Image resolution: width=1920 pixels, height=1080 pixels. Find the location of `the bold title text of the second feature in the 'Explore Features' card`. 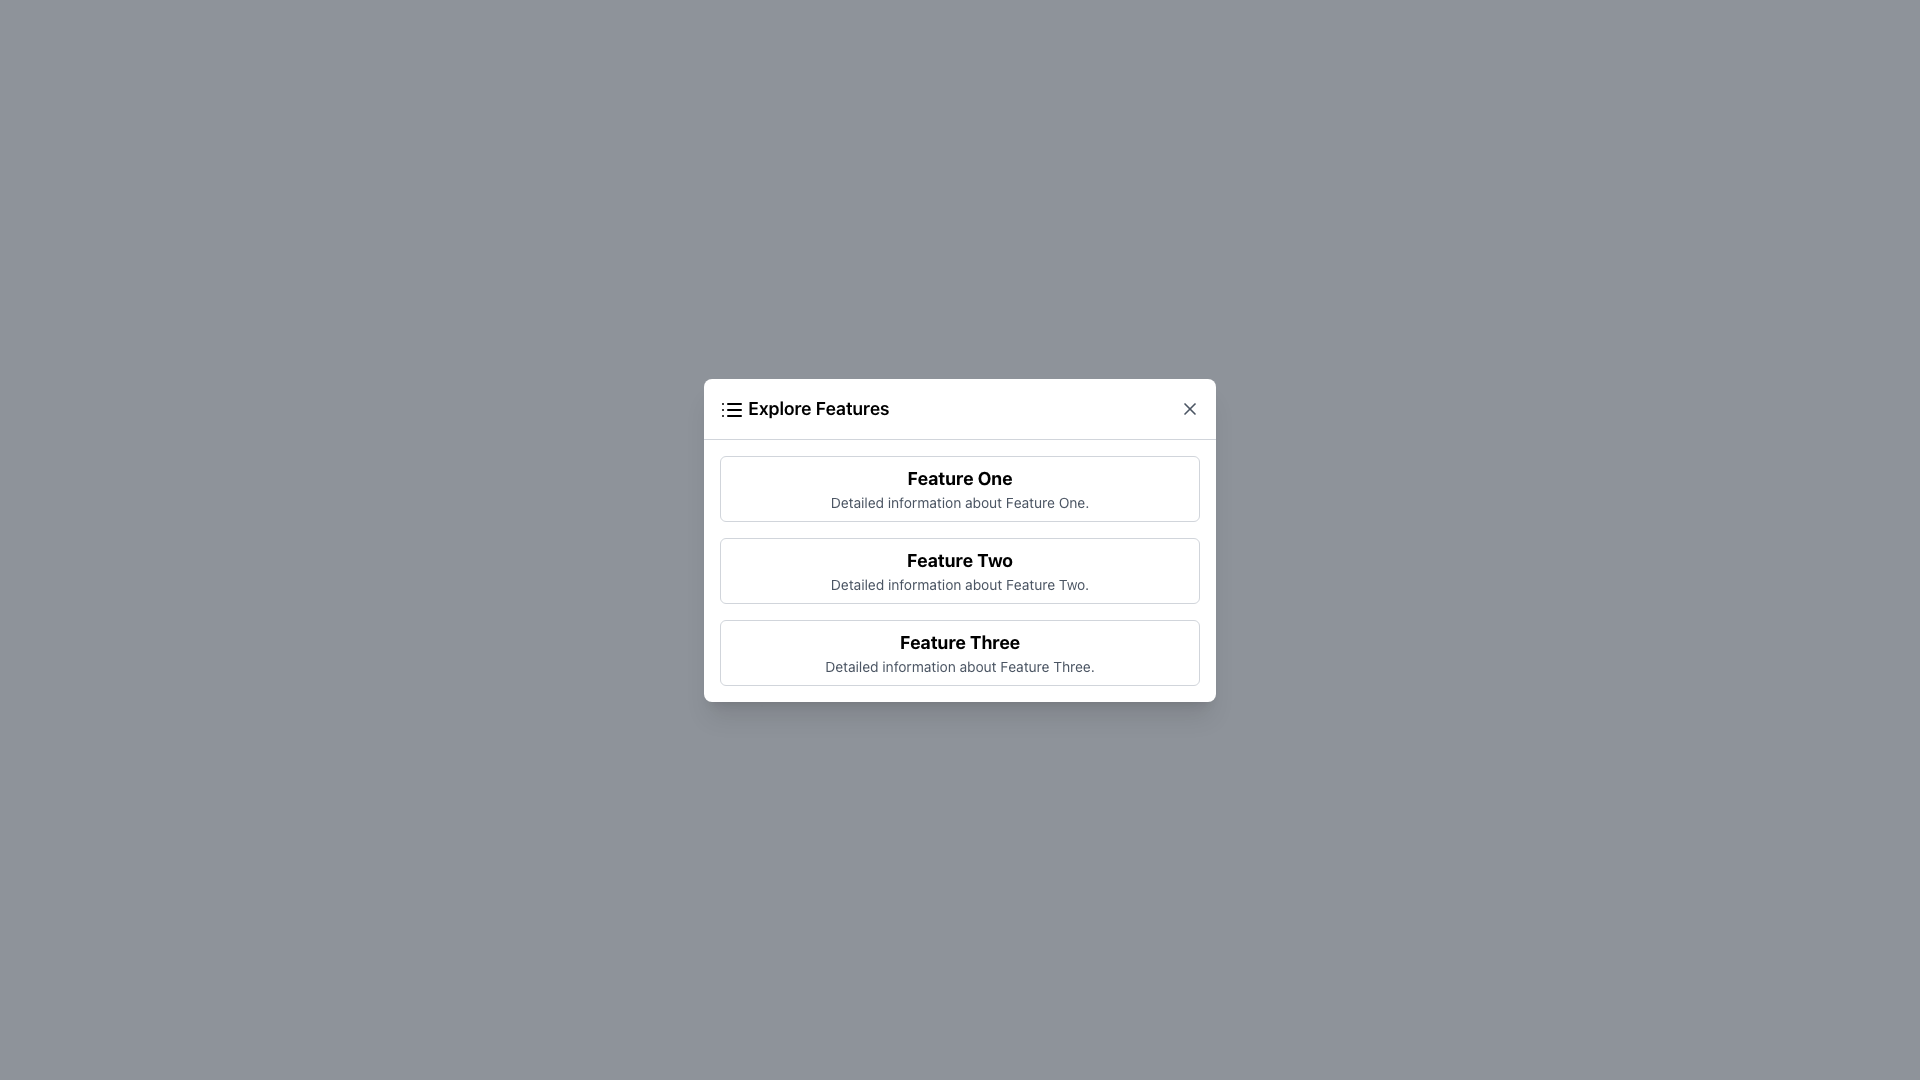

the bold title text of the second feature in the 'Explore Features' card is located at coordinates (960, 559).